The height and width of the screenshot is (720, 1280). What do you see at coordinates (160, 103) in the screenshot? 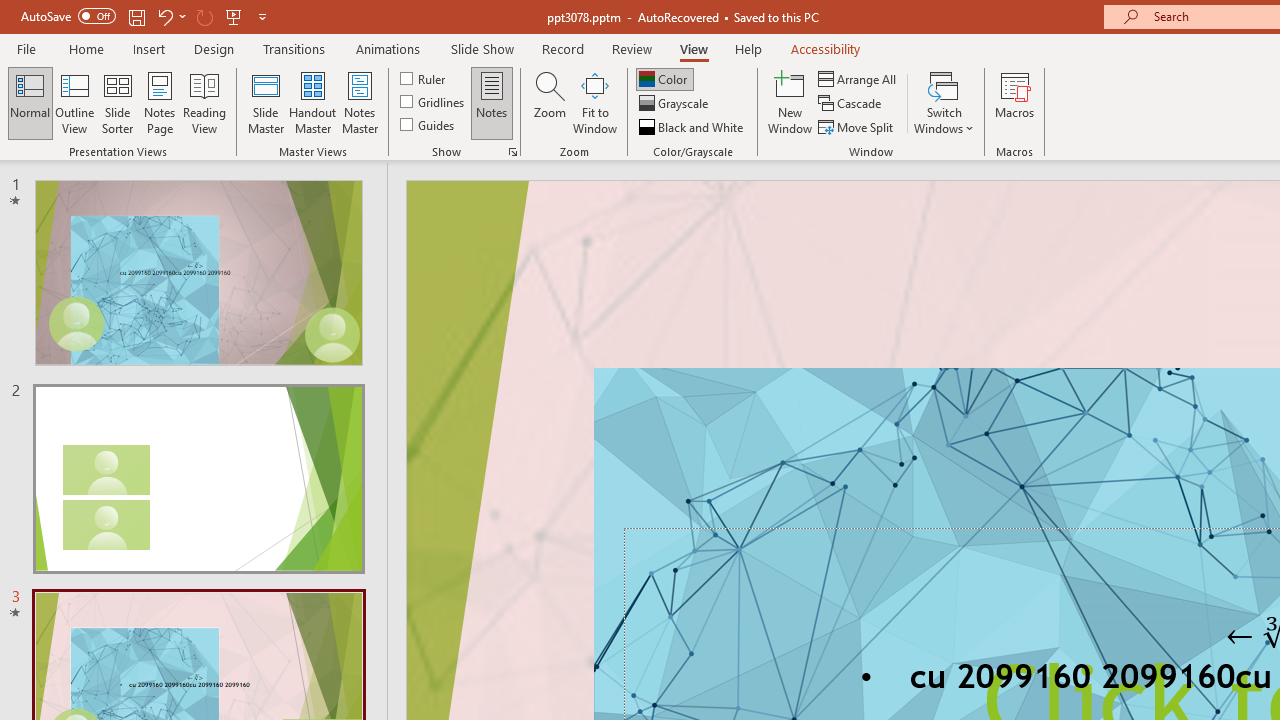
I see `'Notes Page'` at bounding box center [160, 103].